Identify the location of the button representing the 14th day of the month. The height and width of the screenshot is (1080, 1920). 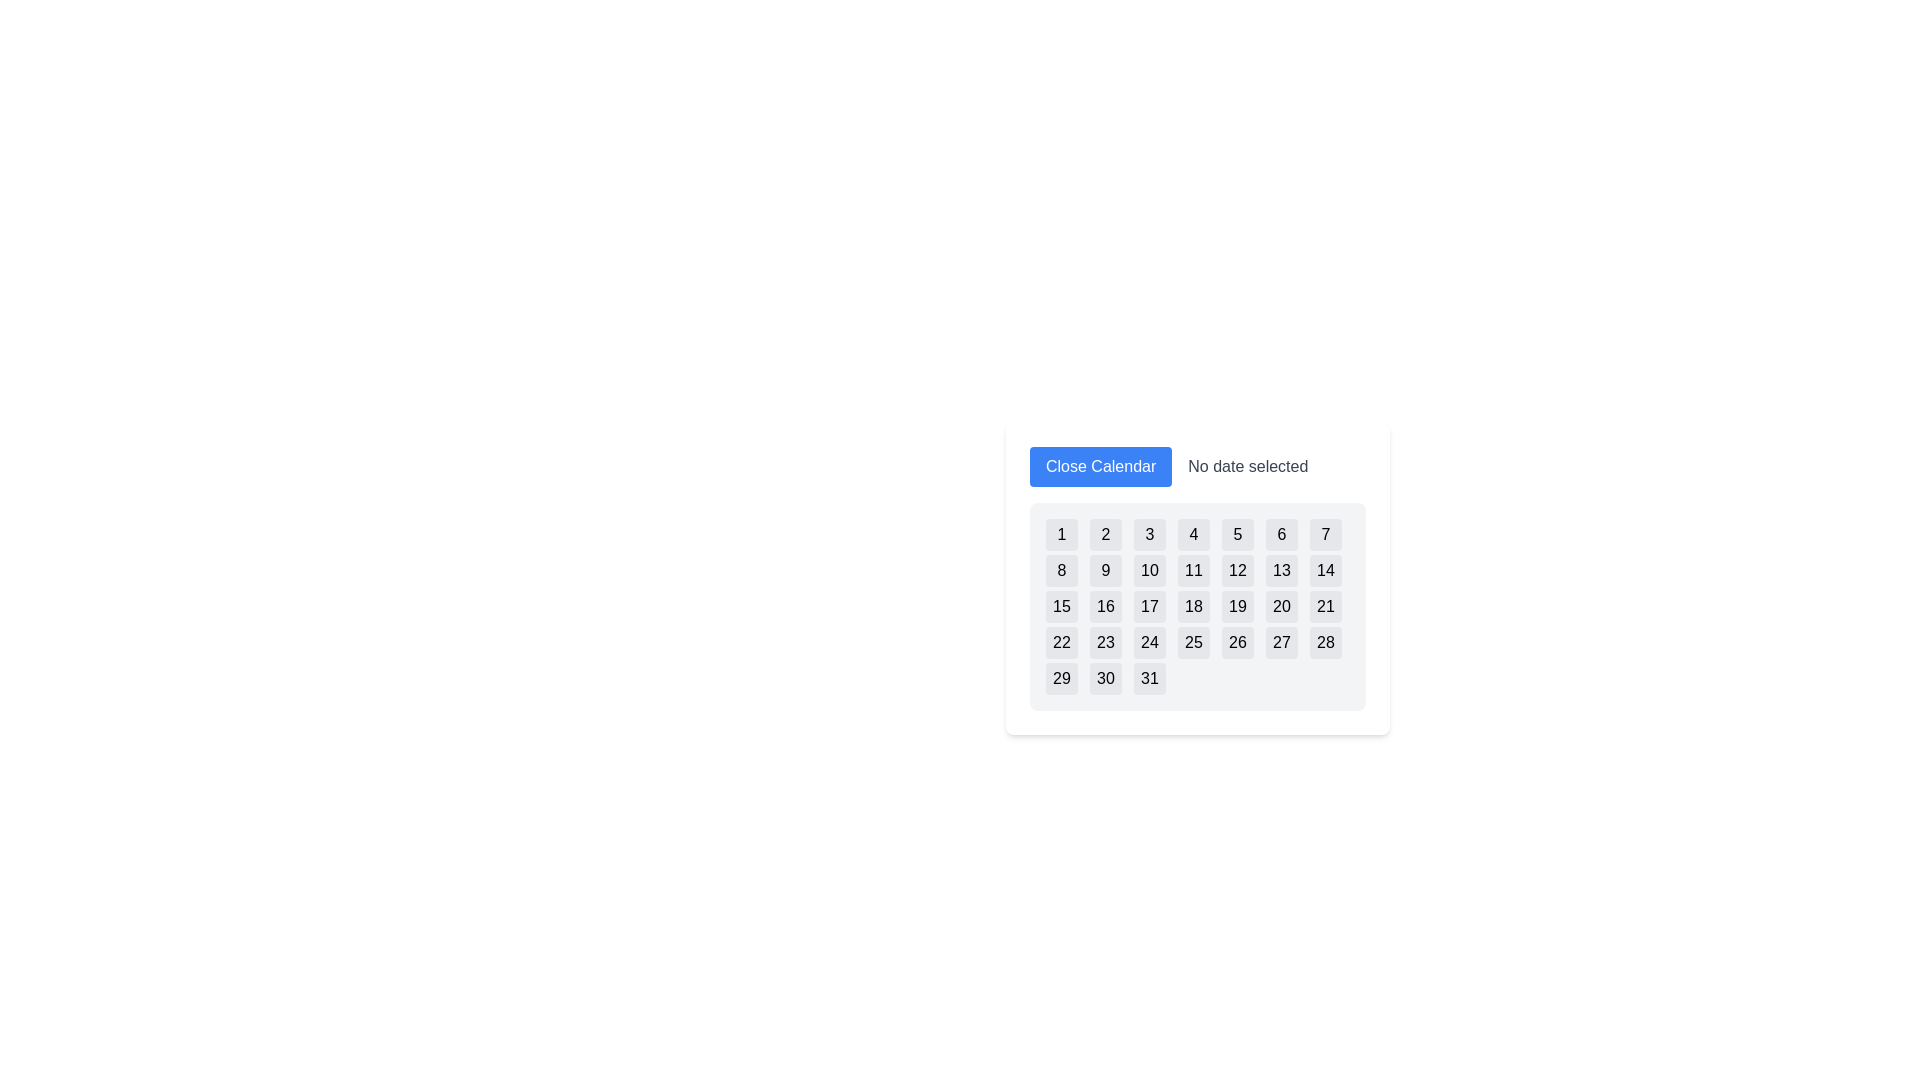
(1325, 570).